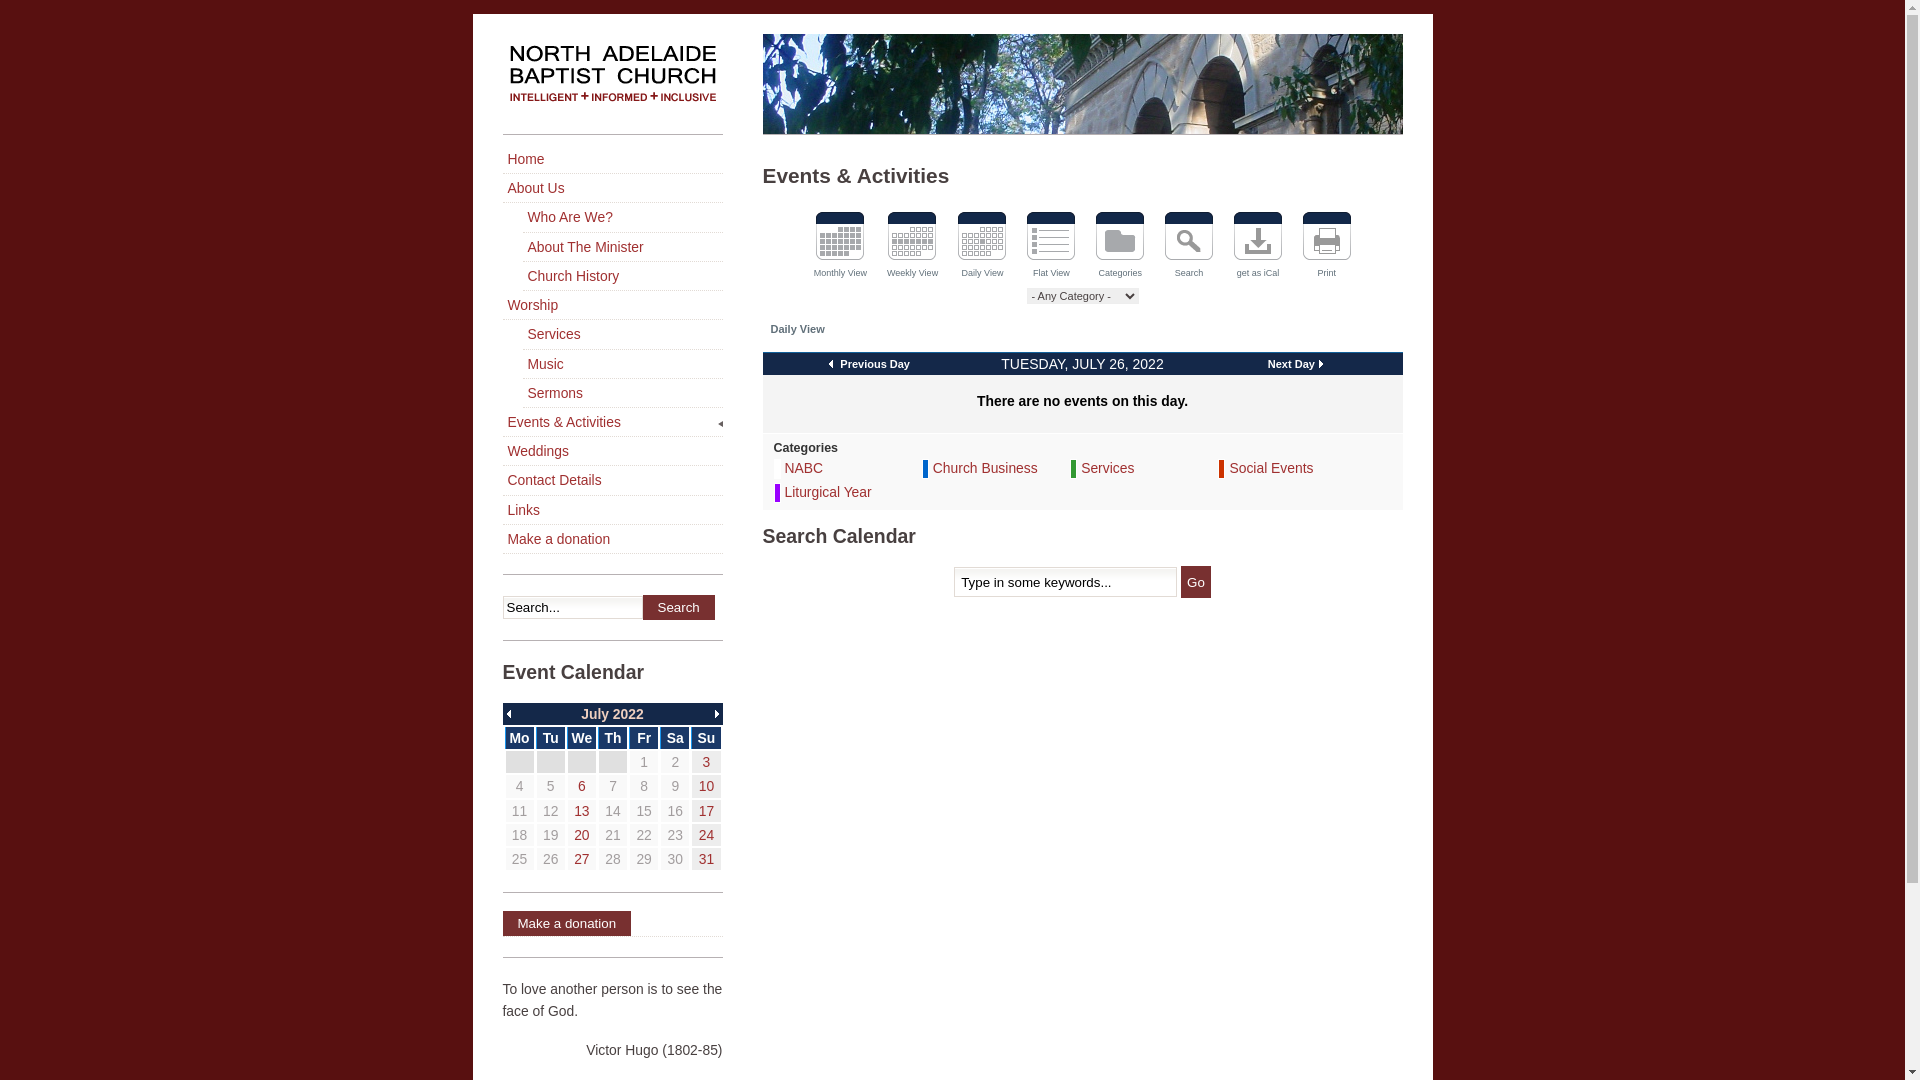 This screenshot has height=1080, width=1920. Describe the element at coordinates (505, 712) in the screenshot. I see `'<'` at that location.